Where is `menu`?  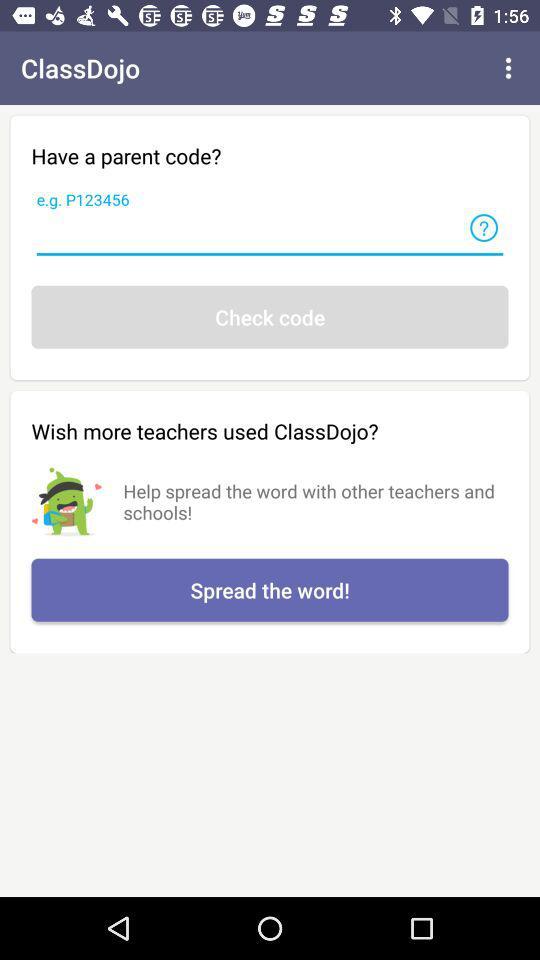
menu is located at coordinates (508, 68).